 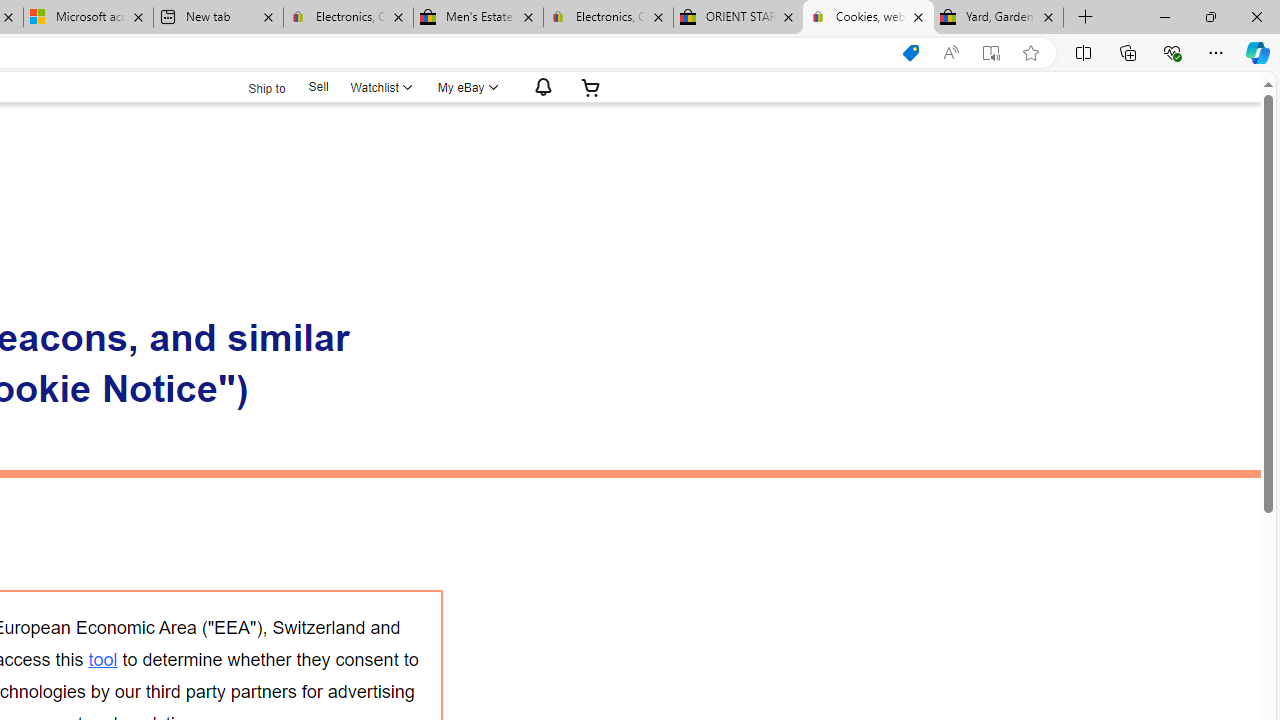 I want to click on 'AutomationID: gh-eb-Alerts', so click(x=540, y=86).